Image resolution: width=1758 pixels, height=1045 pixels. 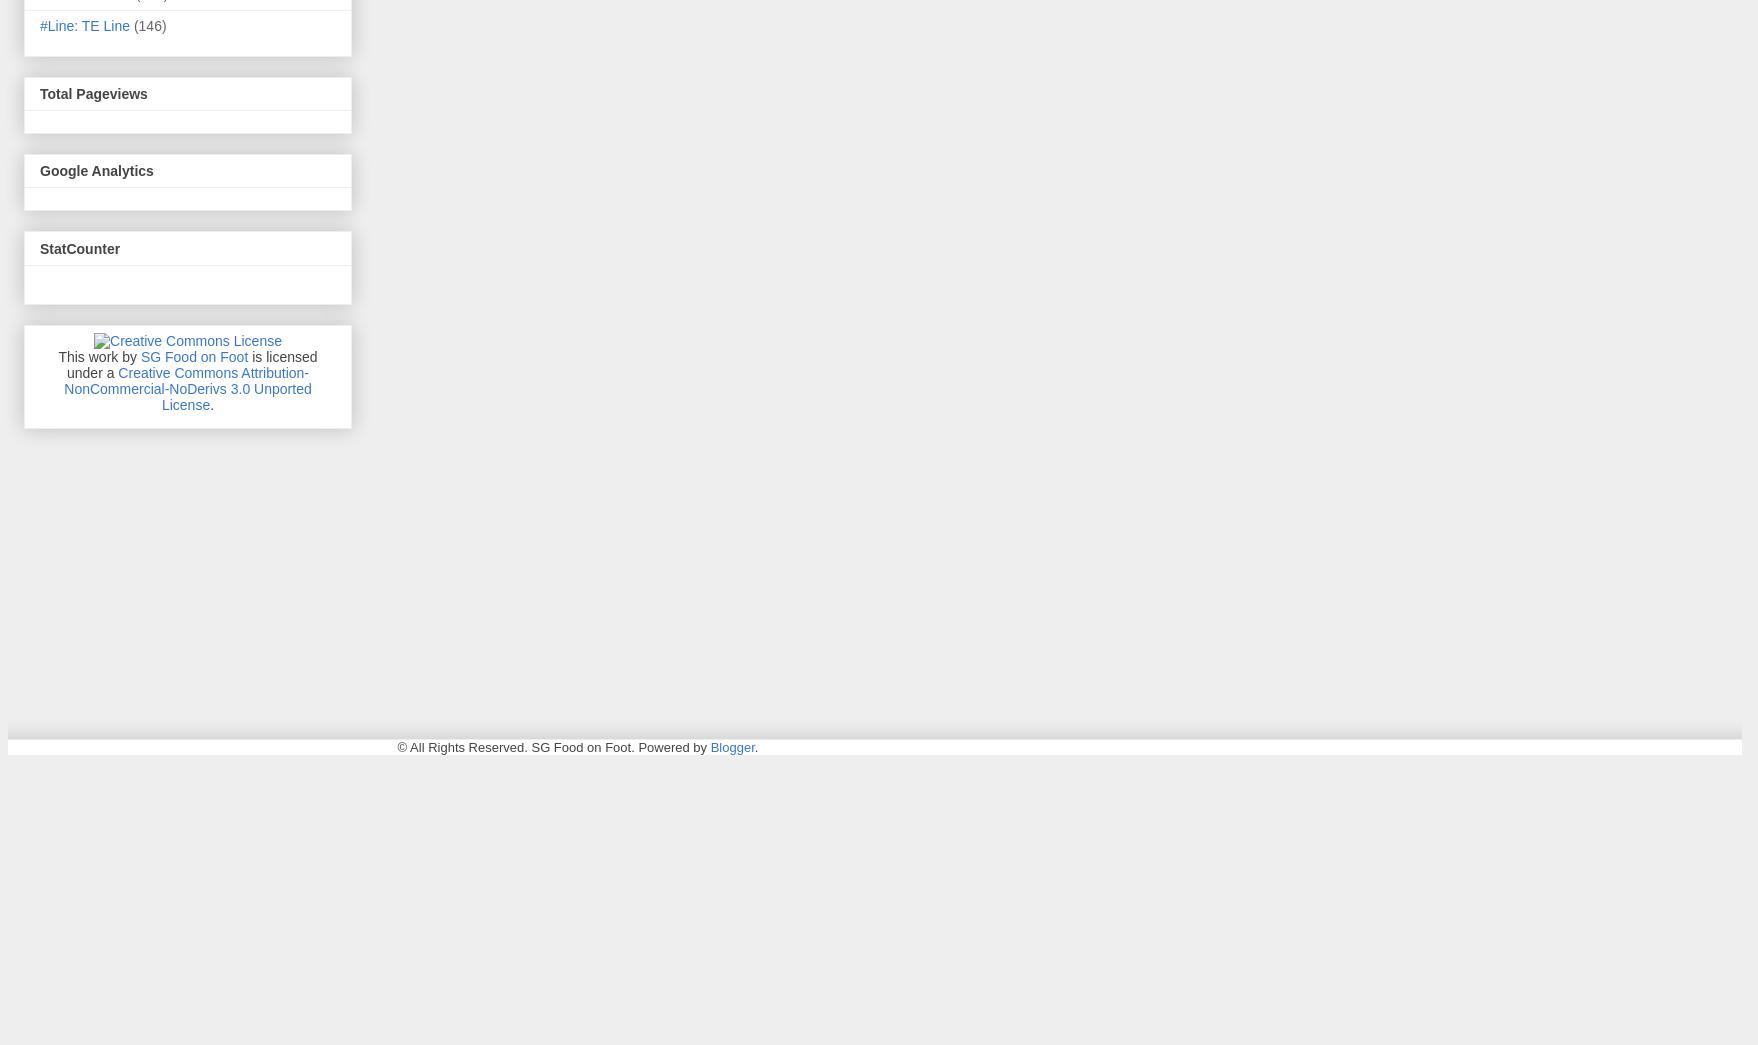 I want to click on 'SG Food on Foot', so click(x=193, y=355).